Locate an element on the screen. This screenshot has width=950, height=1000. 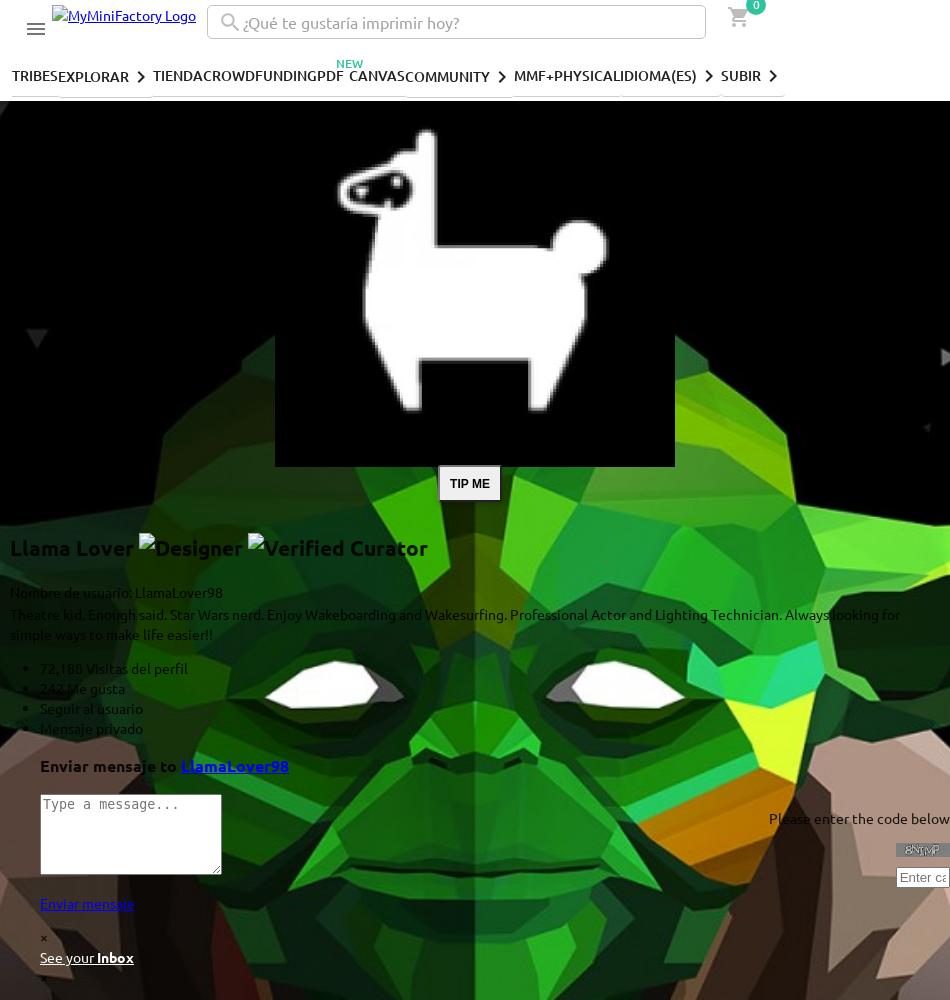
'Crowdfunding' is located at coordinates (259, 73).